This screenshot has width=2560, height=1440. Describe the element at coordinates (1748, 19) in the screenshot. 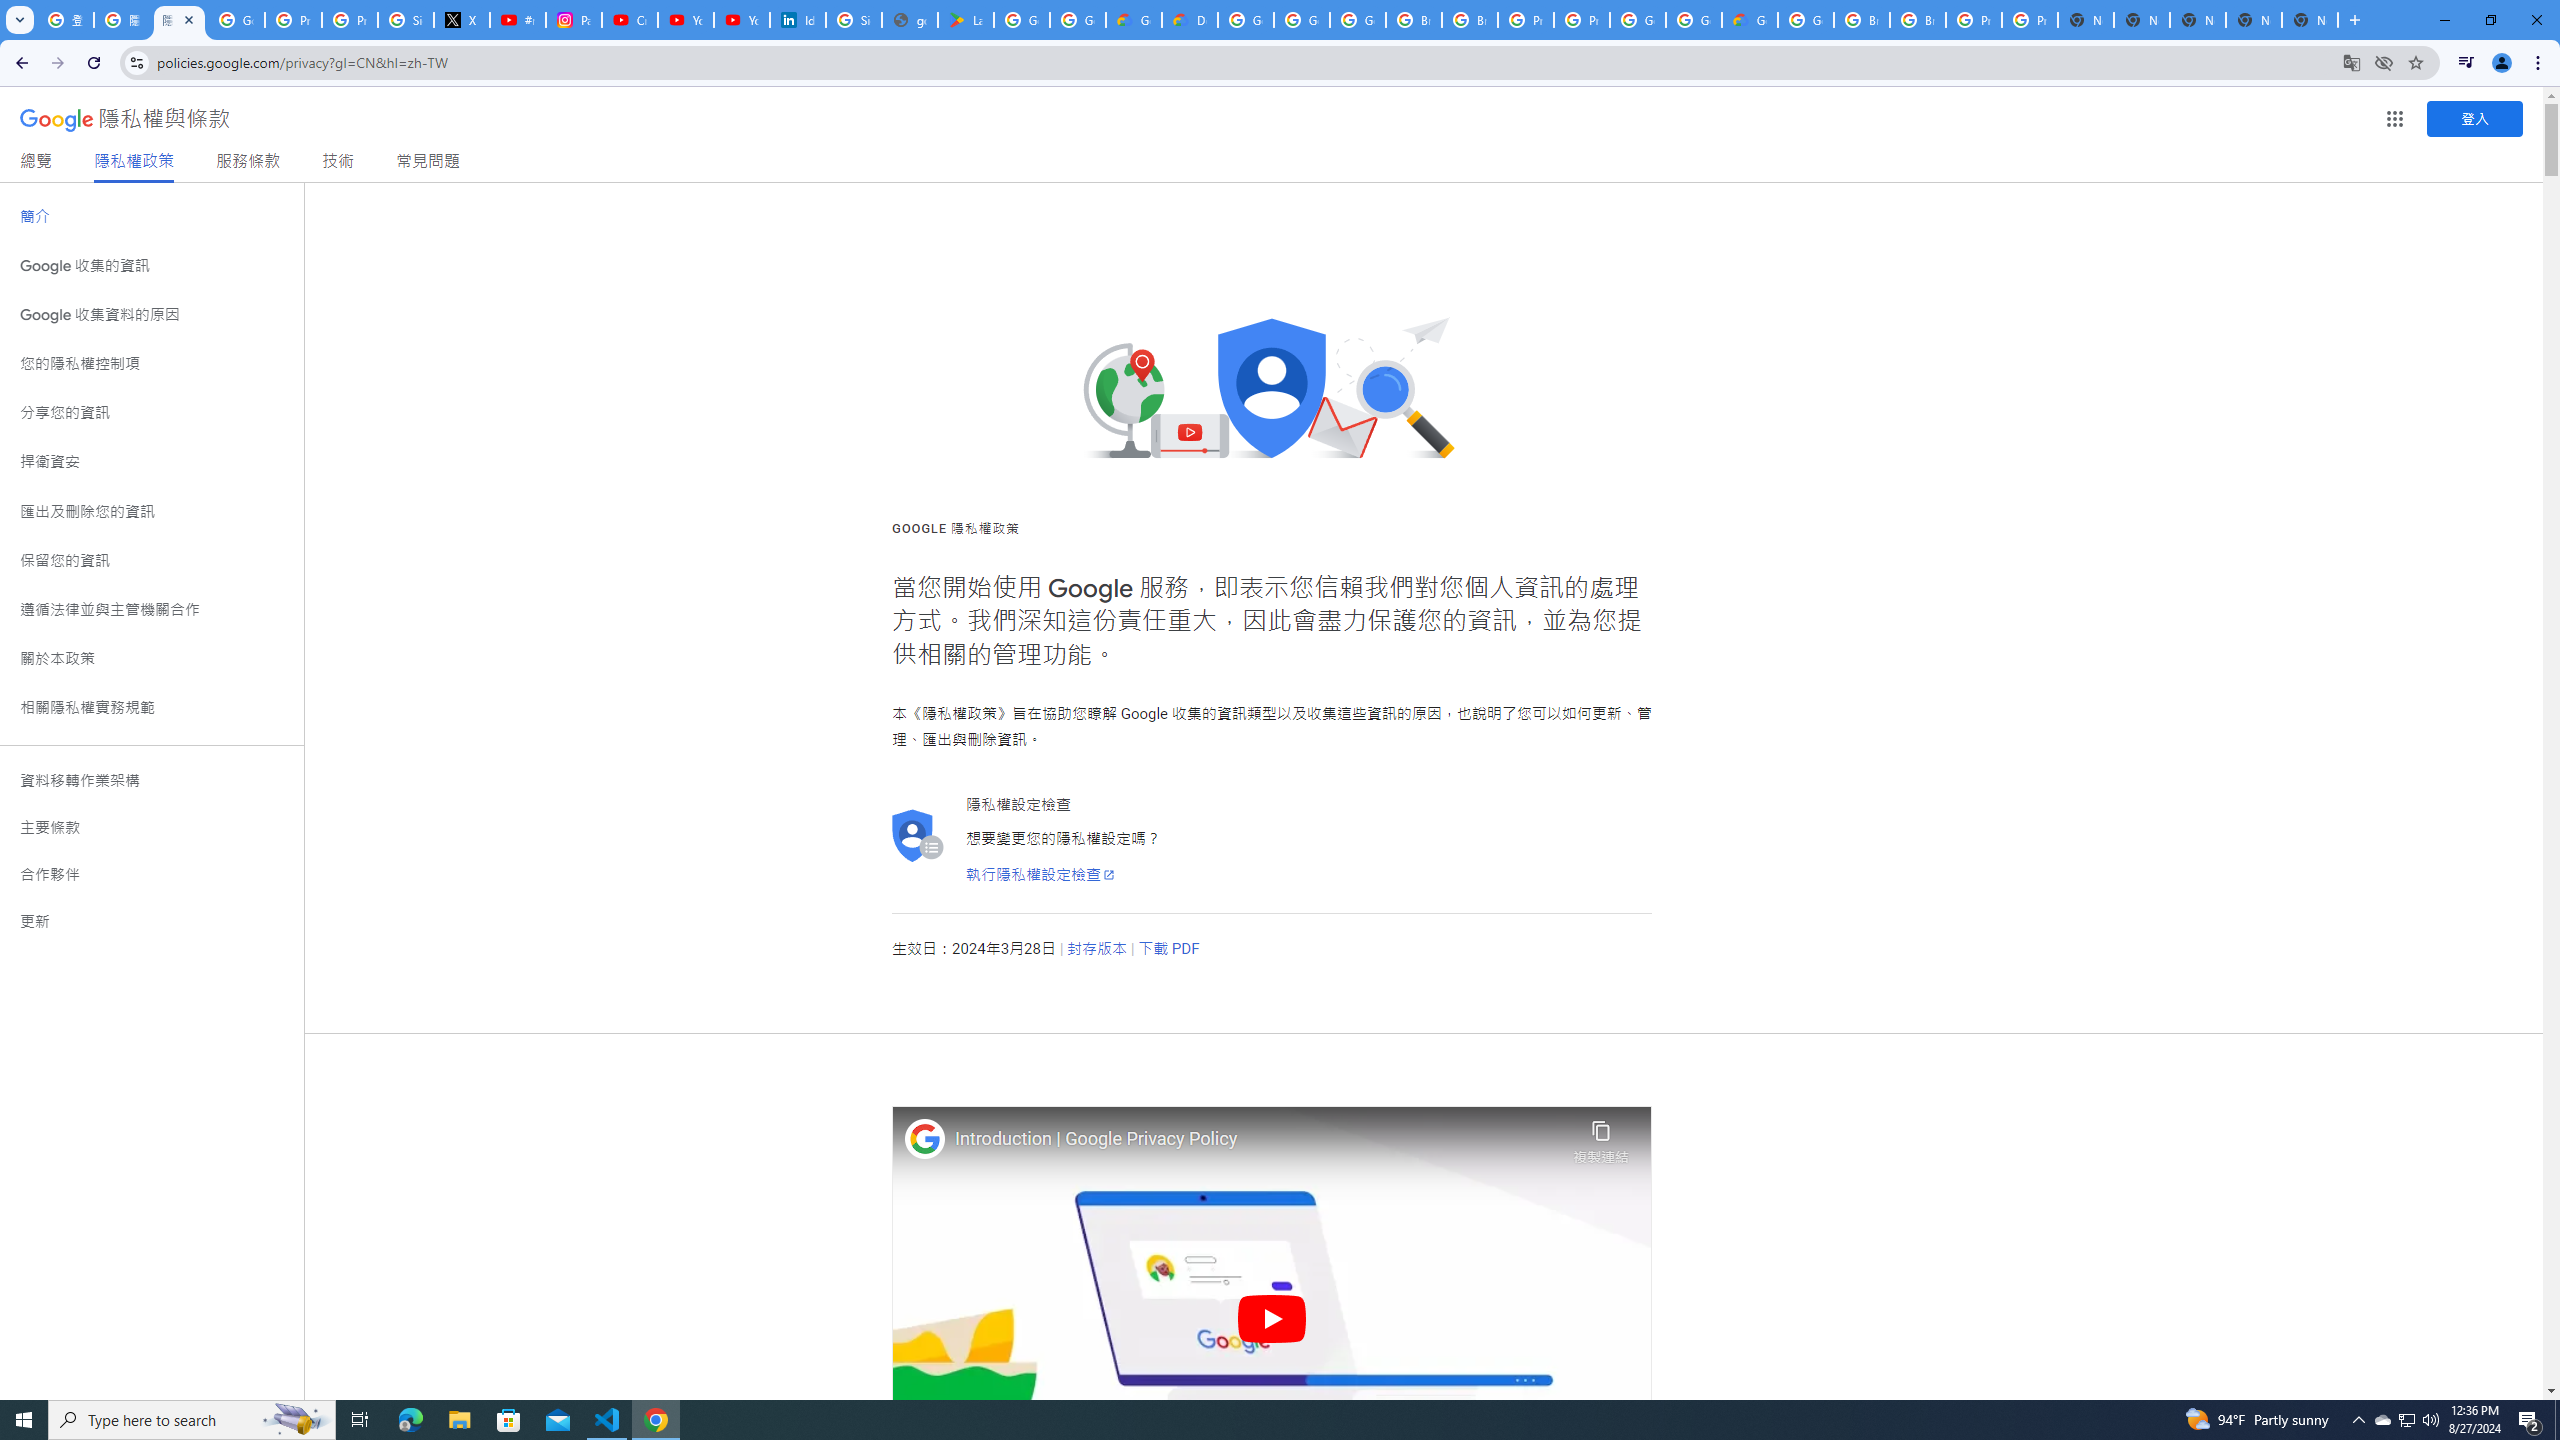

I see `'Google Cloud Estimate Summary'` at that location.